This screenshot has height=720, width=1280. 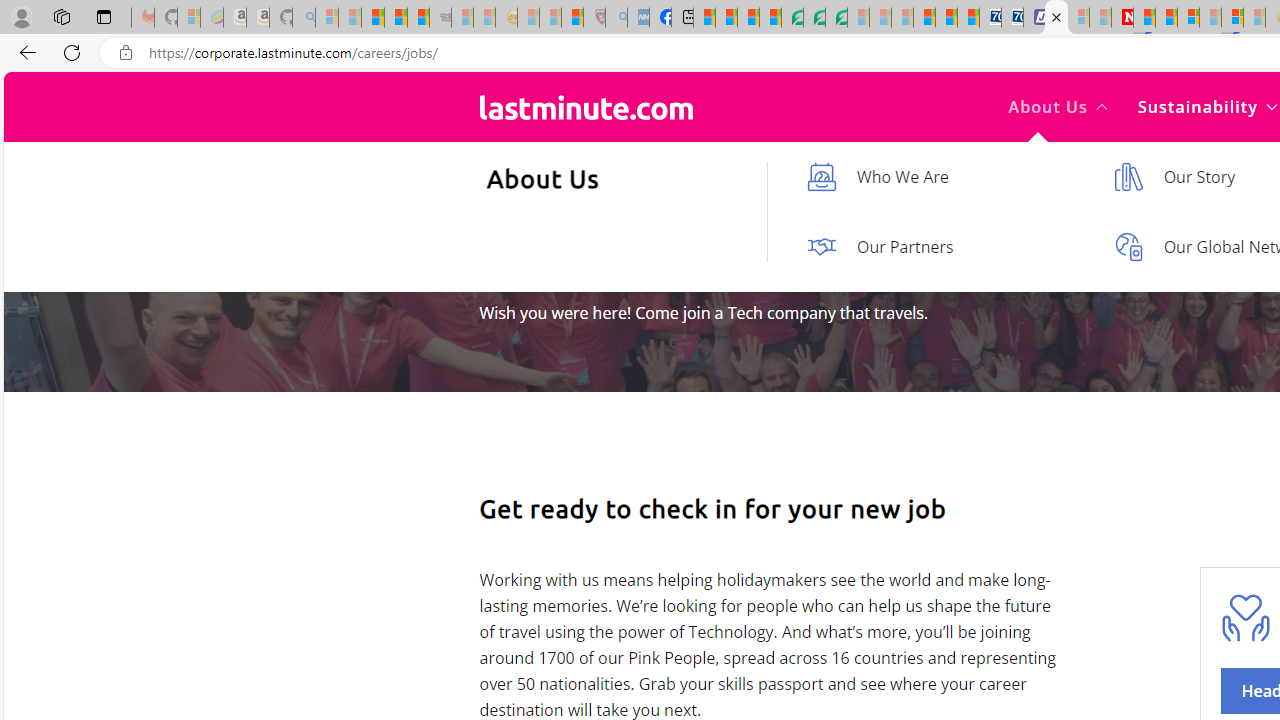 I want to click on 'Jobs - lastminute.com Investor Portal', so click(x=1055, y=17).